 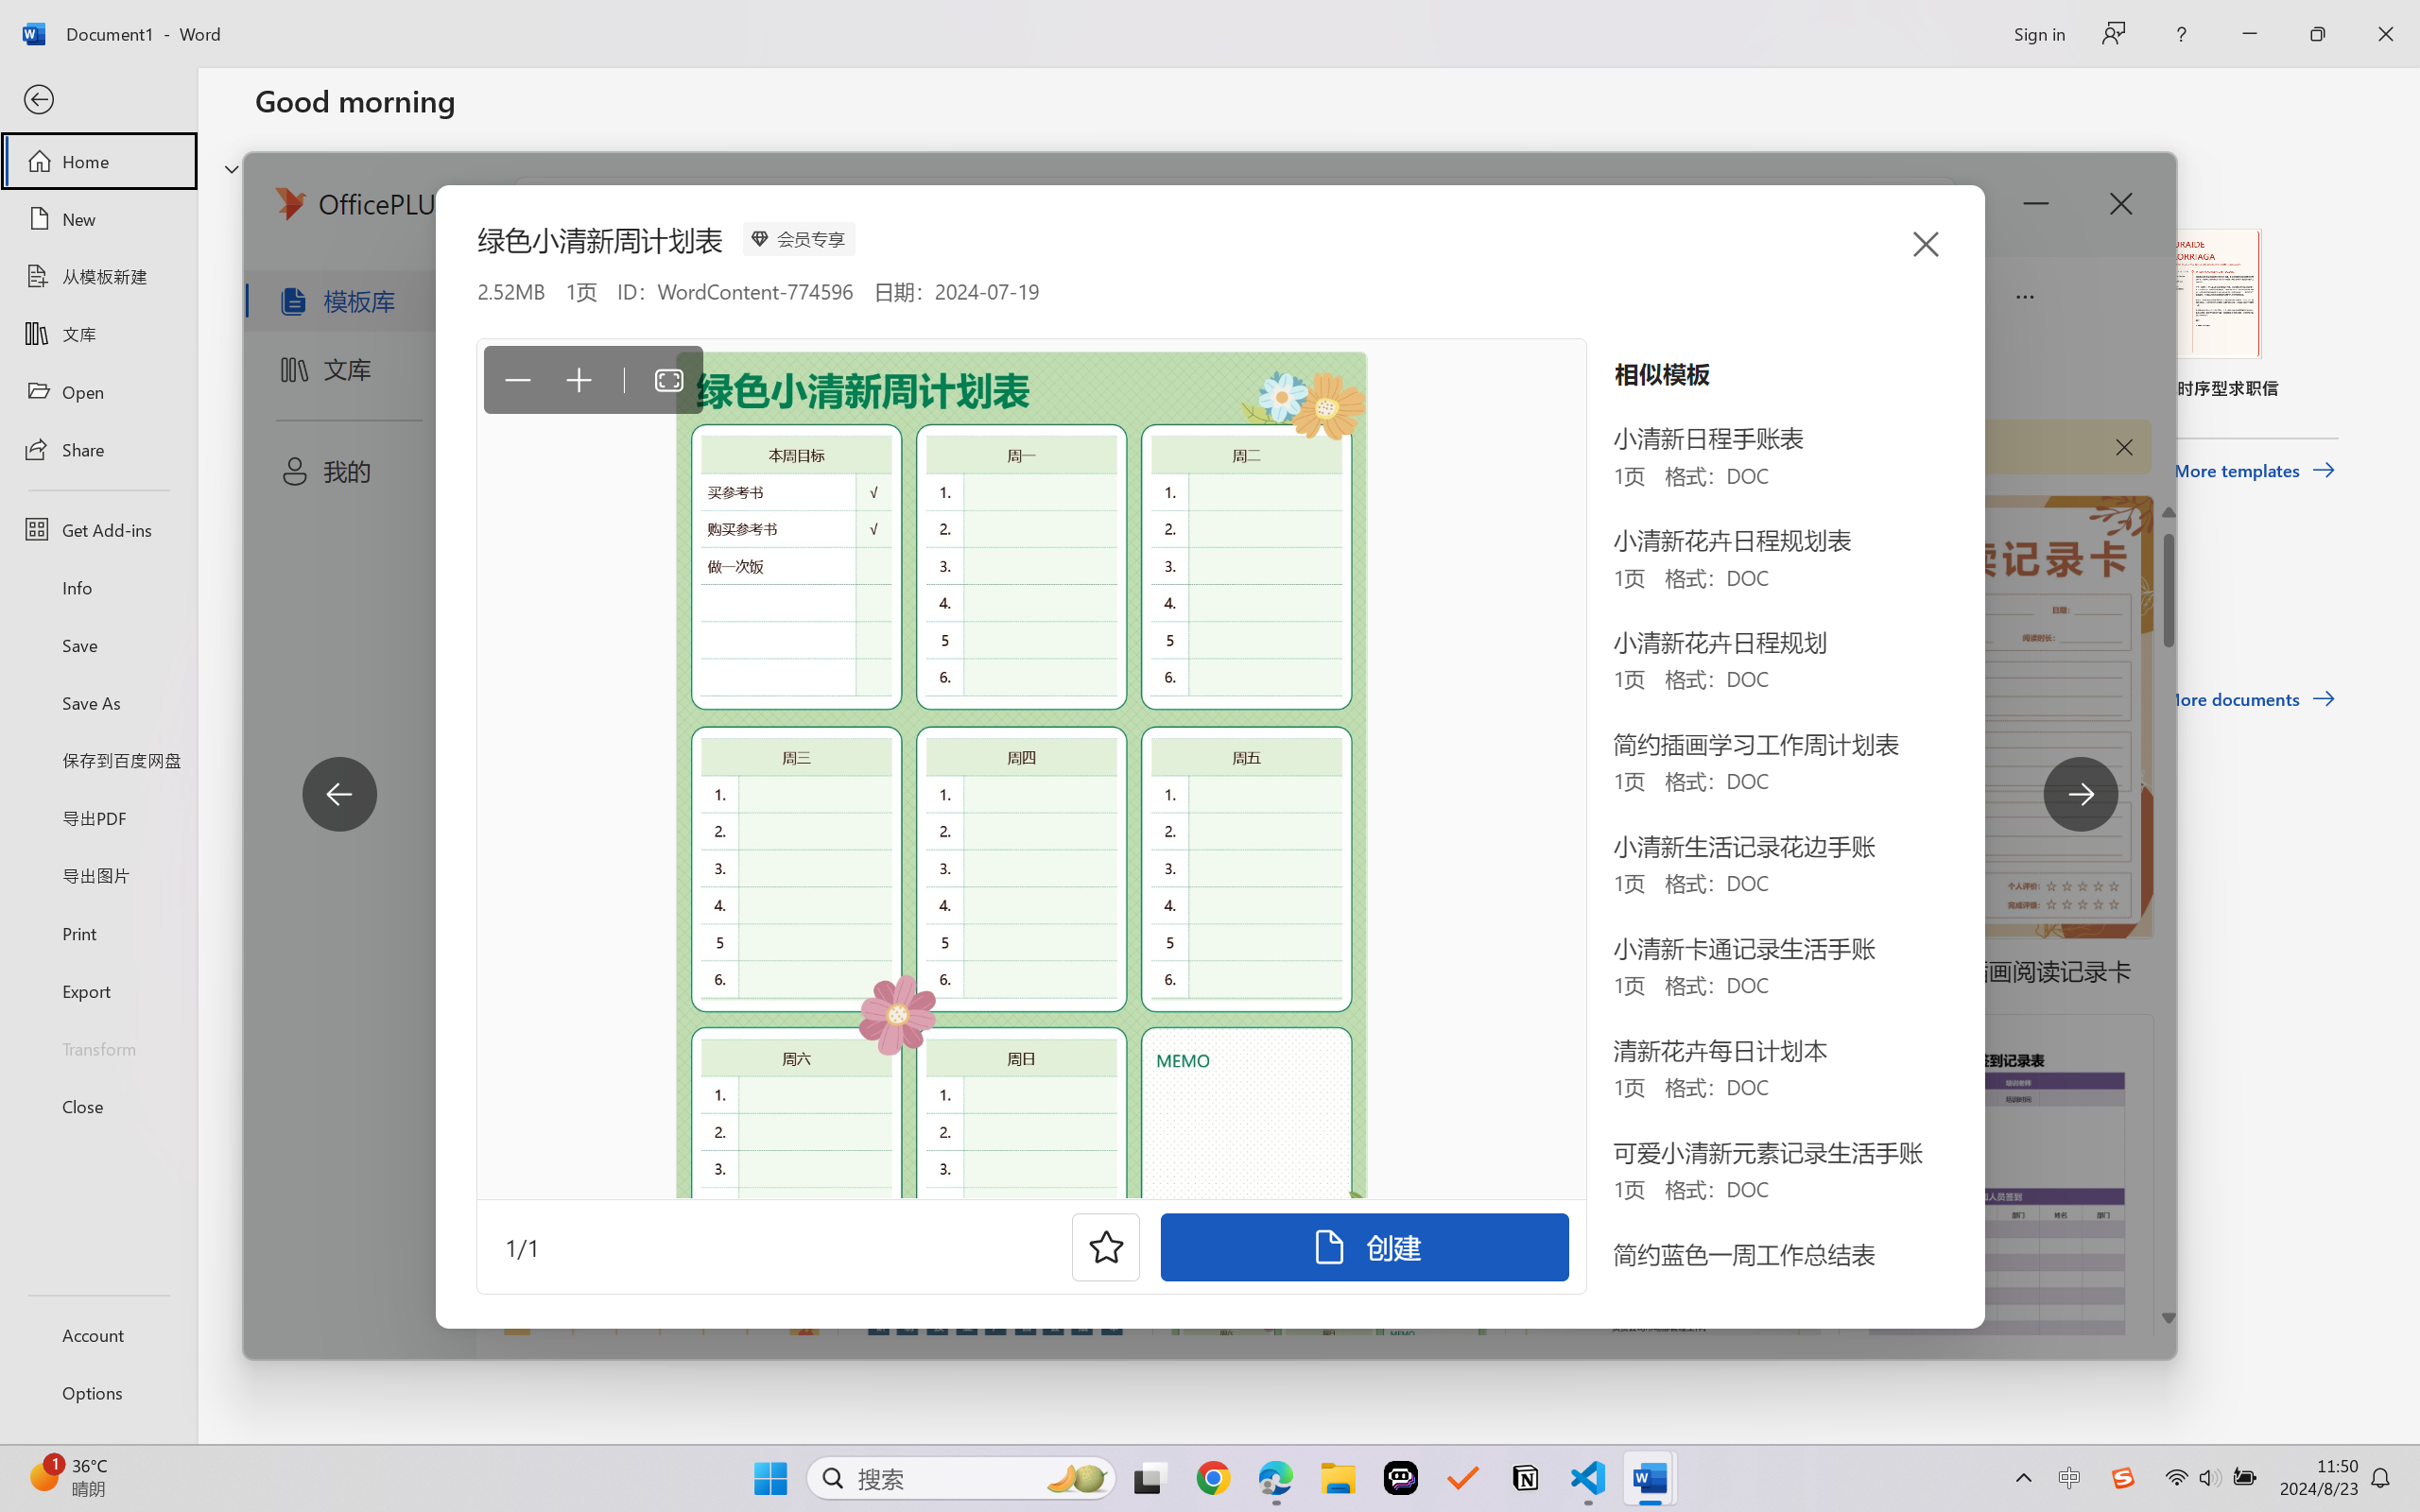 What do you see at coordinates (97, 1046) in the screenshot?
I see `'Transform'` at bounding box center [97, 1046].